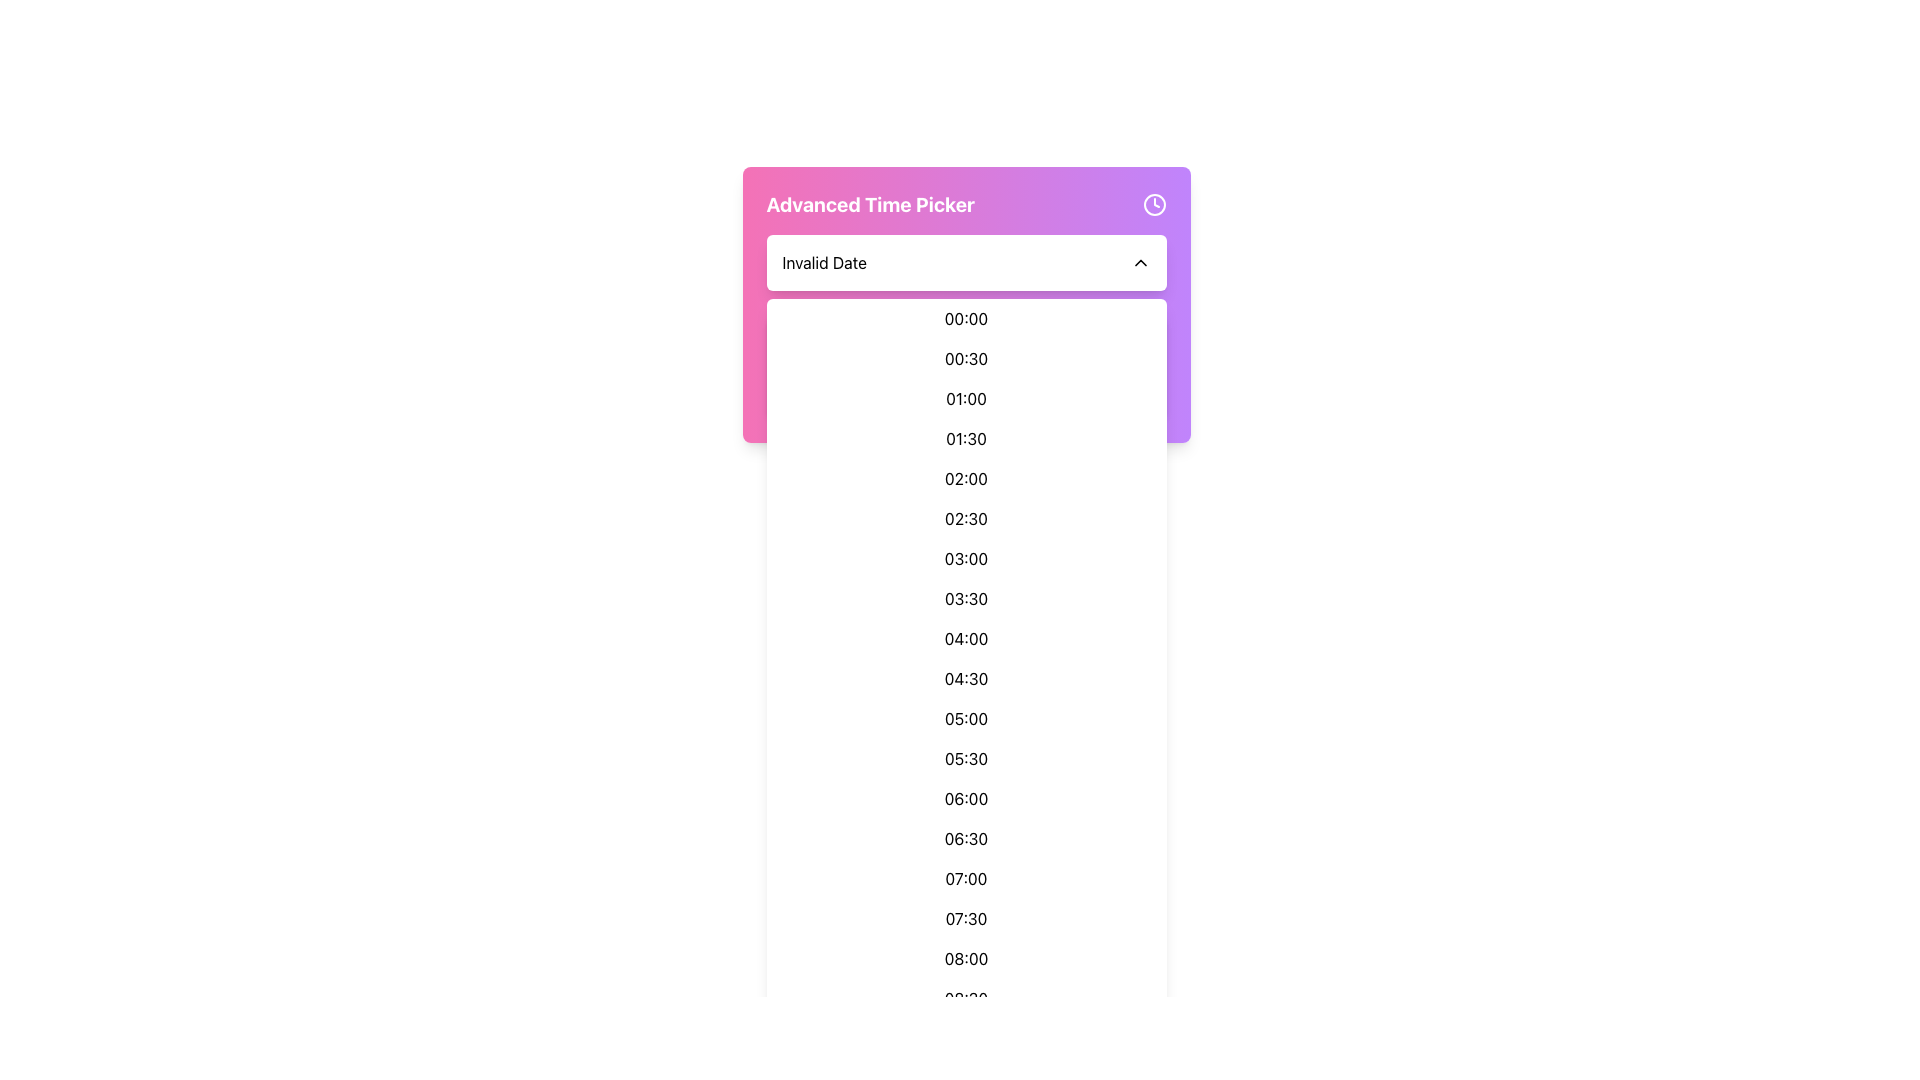 Image resolution: width=1920 pixels, height=1080 pixels. Describe the element at coordinates (966, 438) in the screenshot. I see `the time selection option '01:30' in the dropdown menu under the 'Invalid Date' input field` at that location.